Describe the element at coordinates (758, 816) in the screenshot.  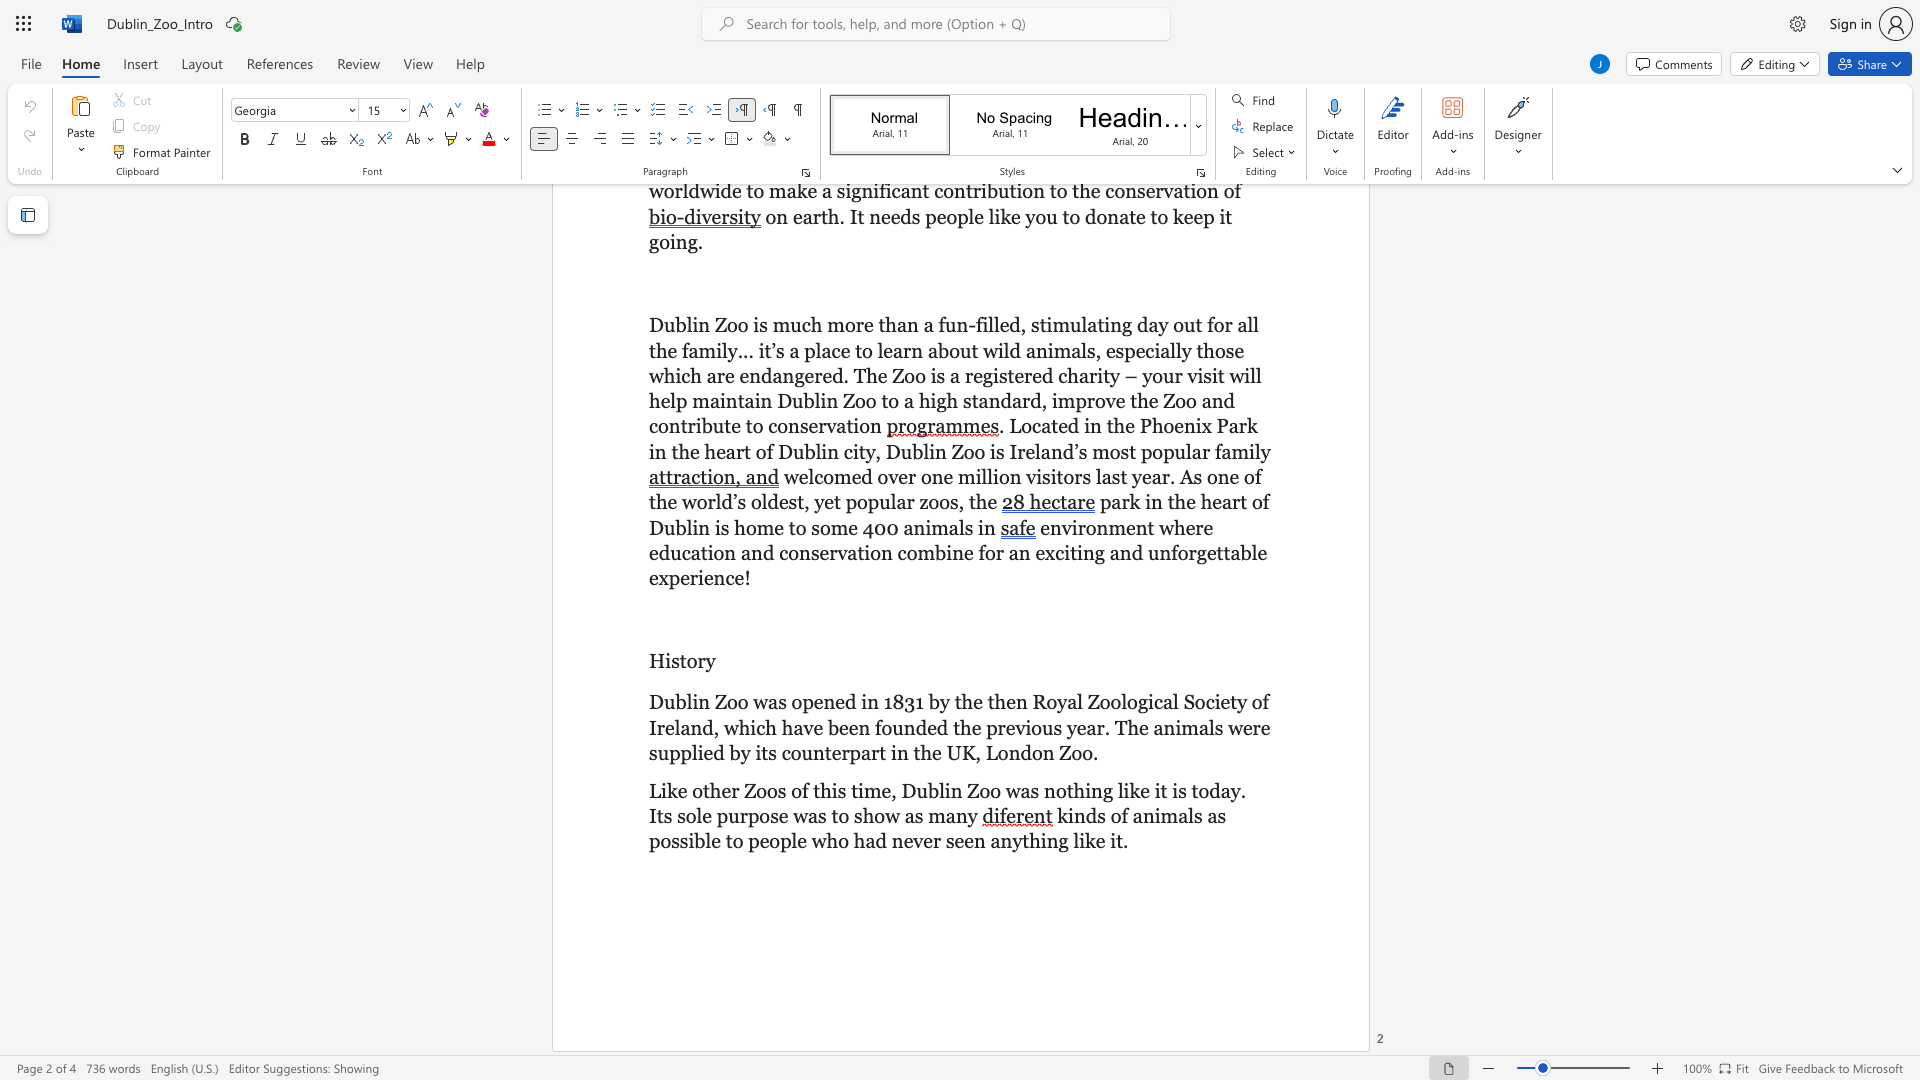
I see `the subset text "ose wa" within the text "Like other Zoos of this time, Dublin Zoo was nothing like it is today. Its sole purpose was to show as many"` at that location.